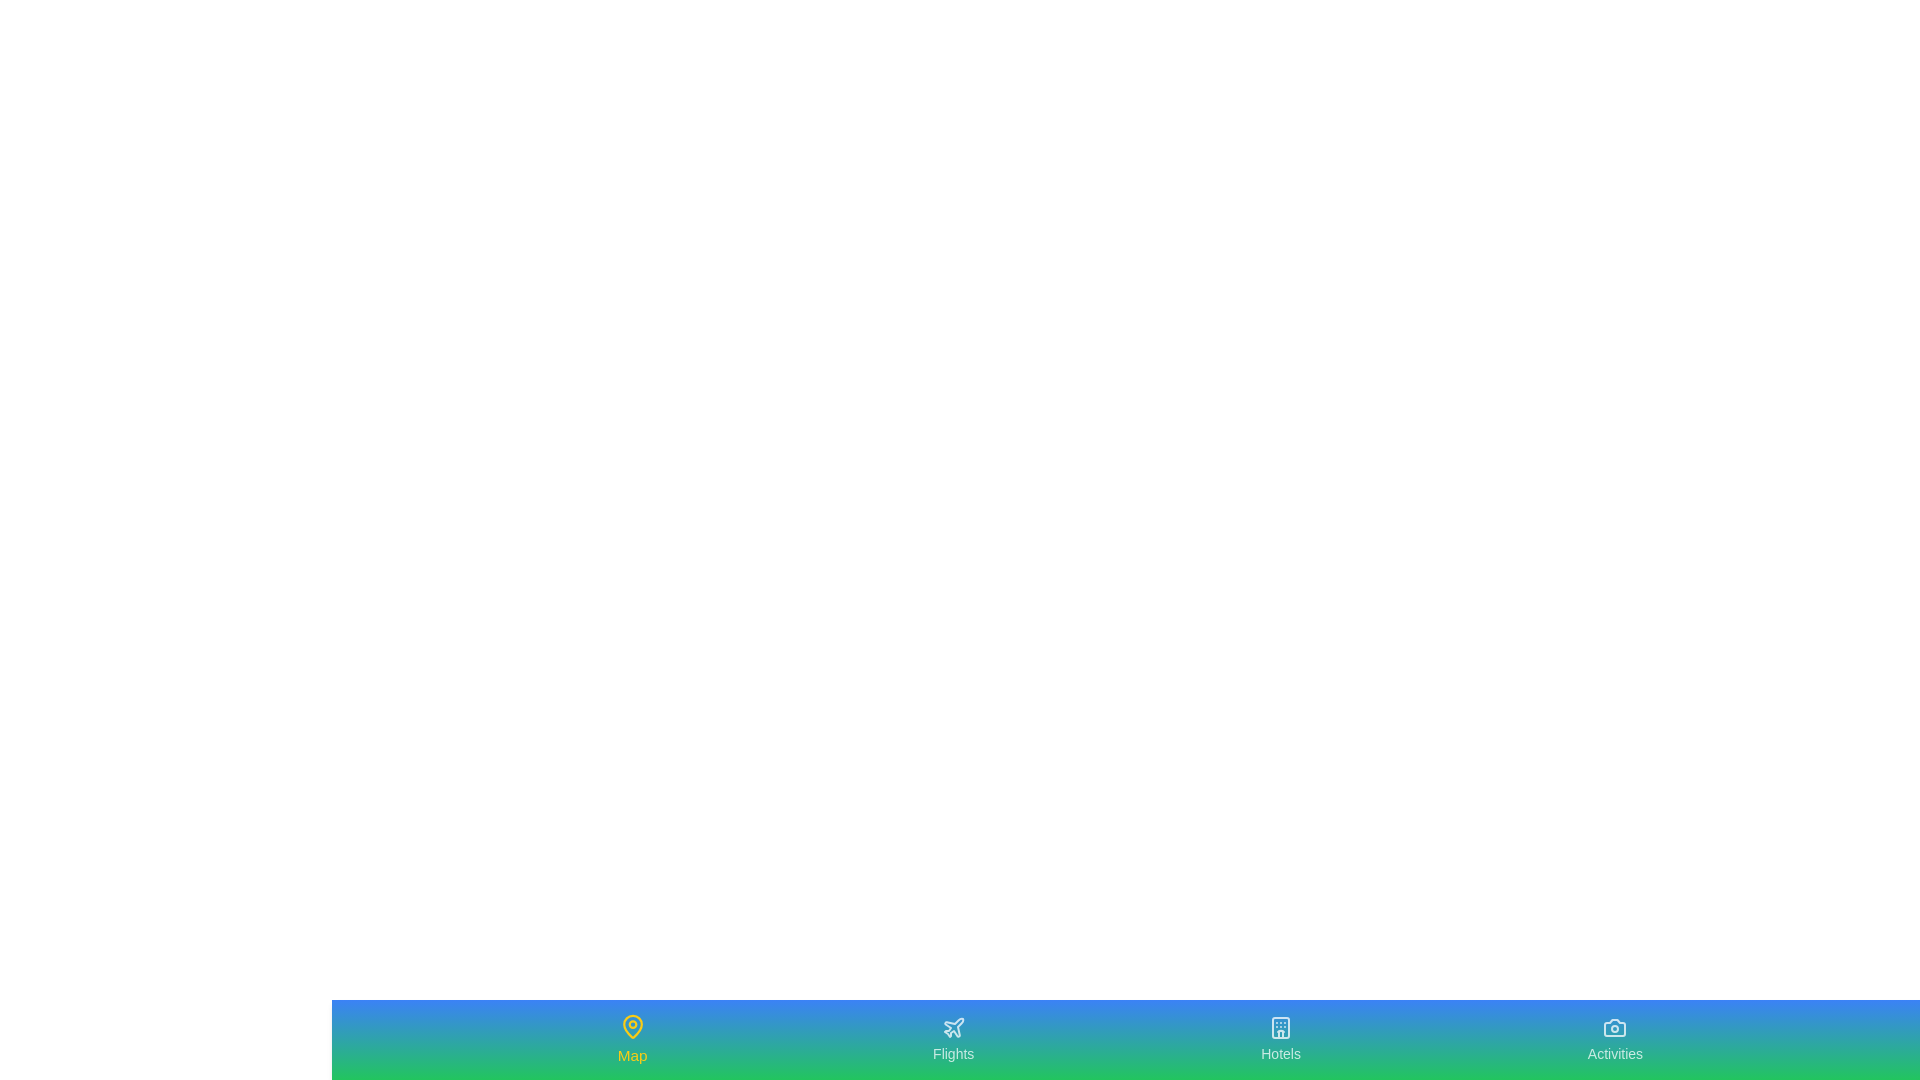 This screenshot has height=1080, width=1920. I want to click on the Hotels tab to navigate to the corresponding section, so click(1281, 1039).